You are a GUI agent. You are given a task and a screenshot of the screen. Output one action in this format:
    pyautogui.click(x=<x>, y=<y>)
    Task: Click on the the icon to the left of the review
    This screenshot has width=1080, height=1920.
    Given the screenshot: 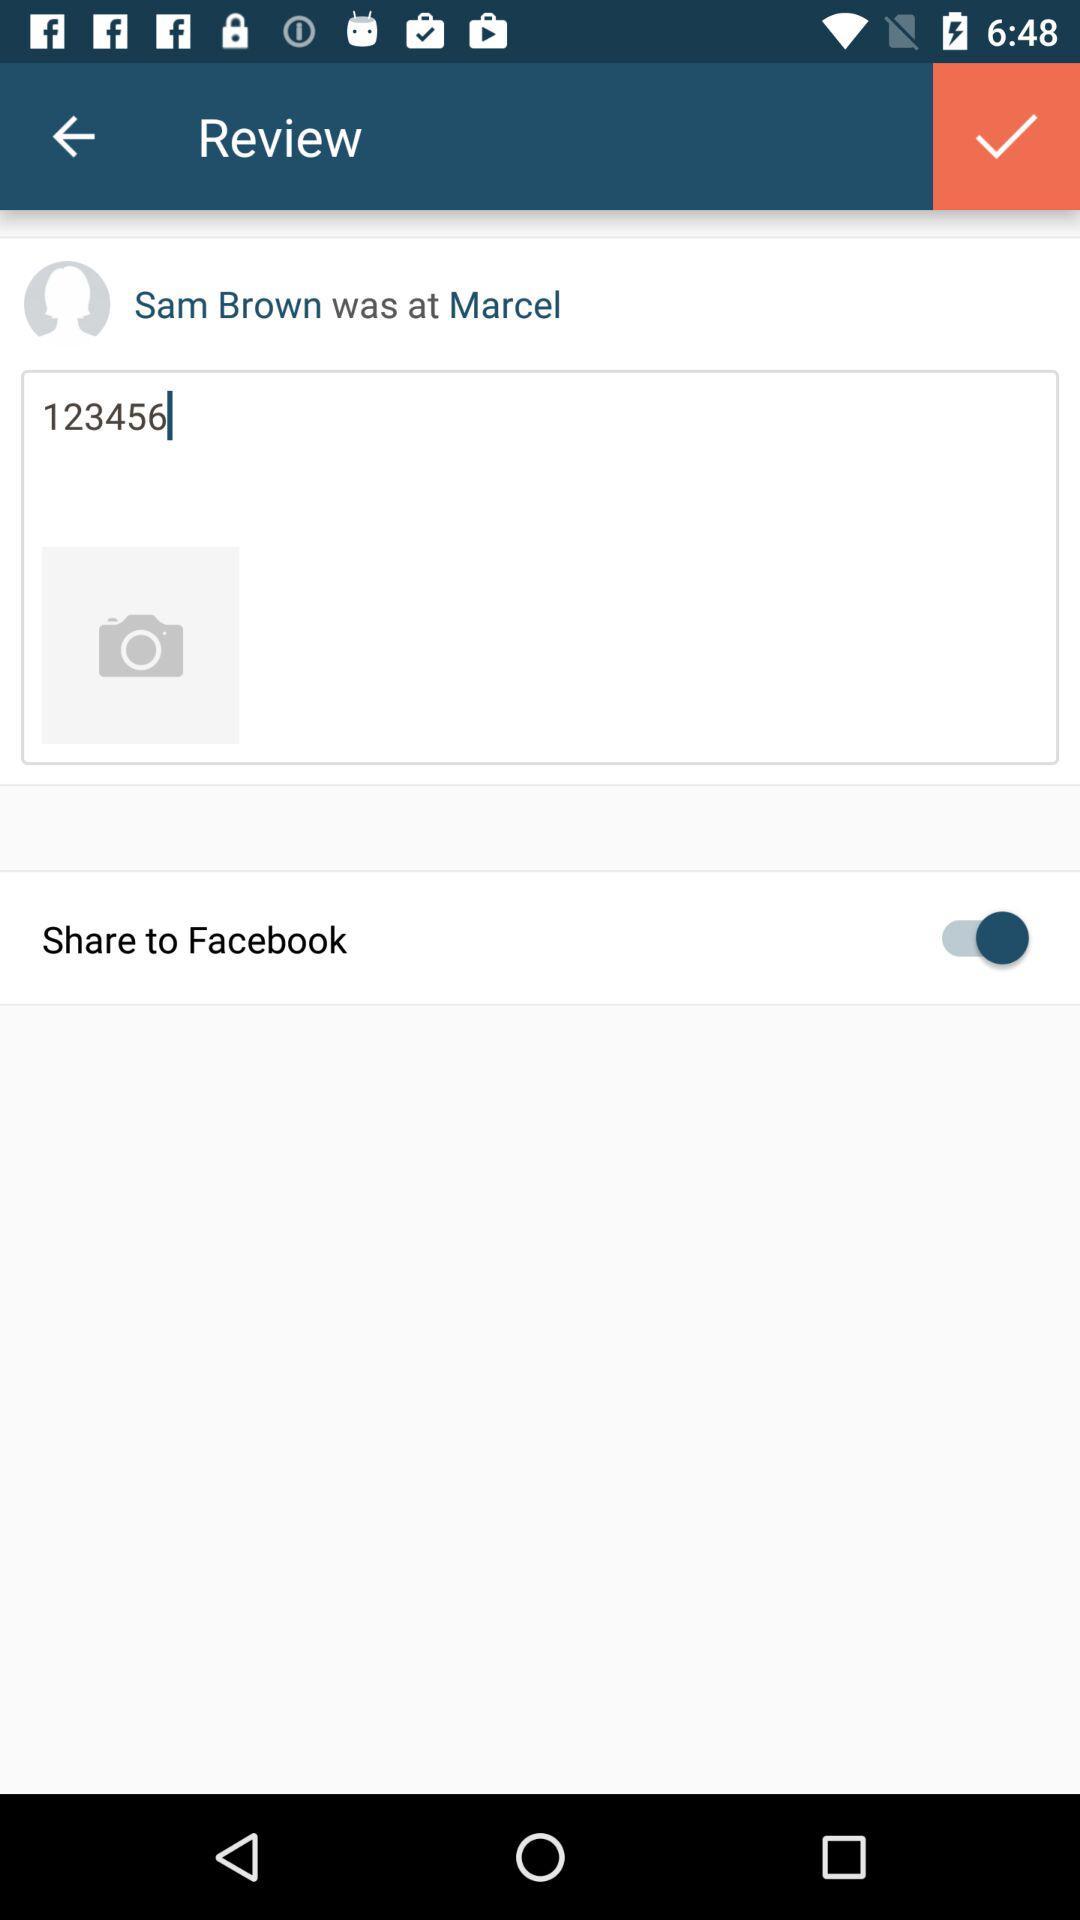 What is the action you would take?
    pyautogui.click(x=72, y=135)
    